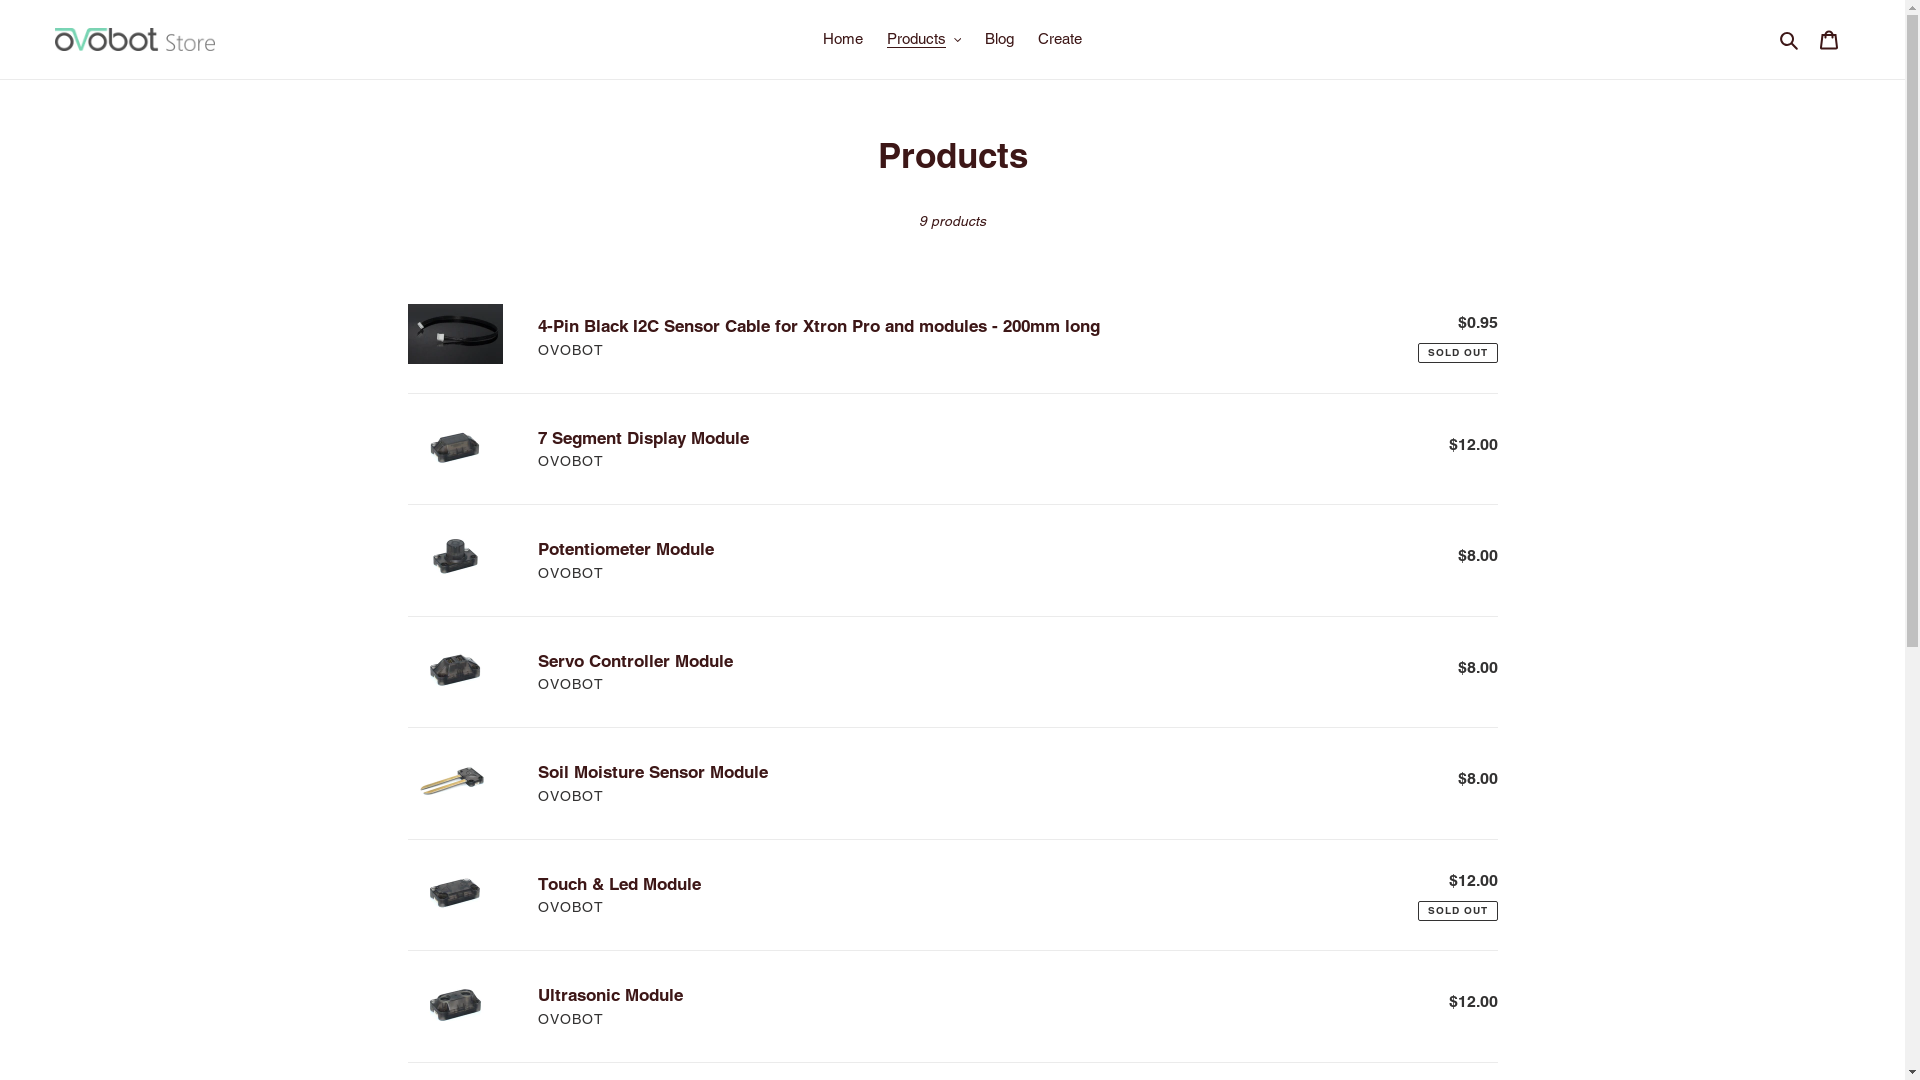 This screenshot has width=1920, height=1080. Describe the element at coordinates (999, 39) in the screenshot. I see `'Blog'` at that location.